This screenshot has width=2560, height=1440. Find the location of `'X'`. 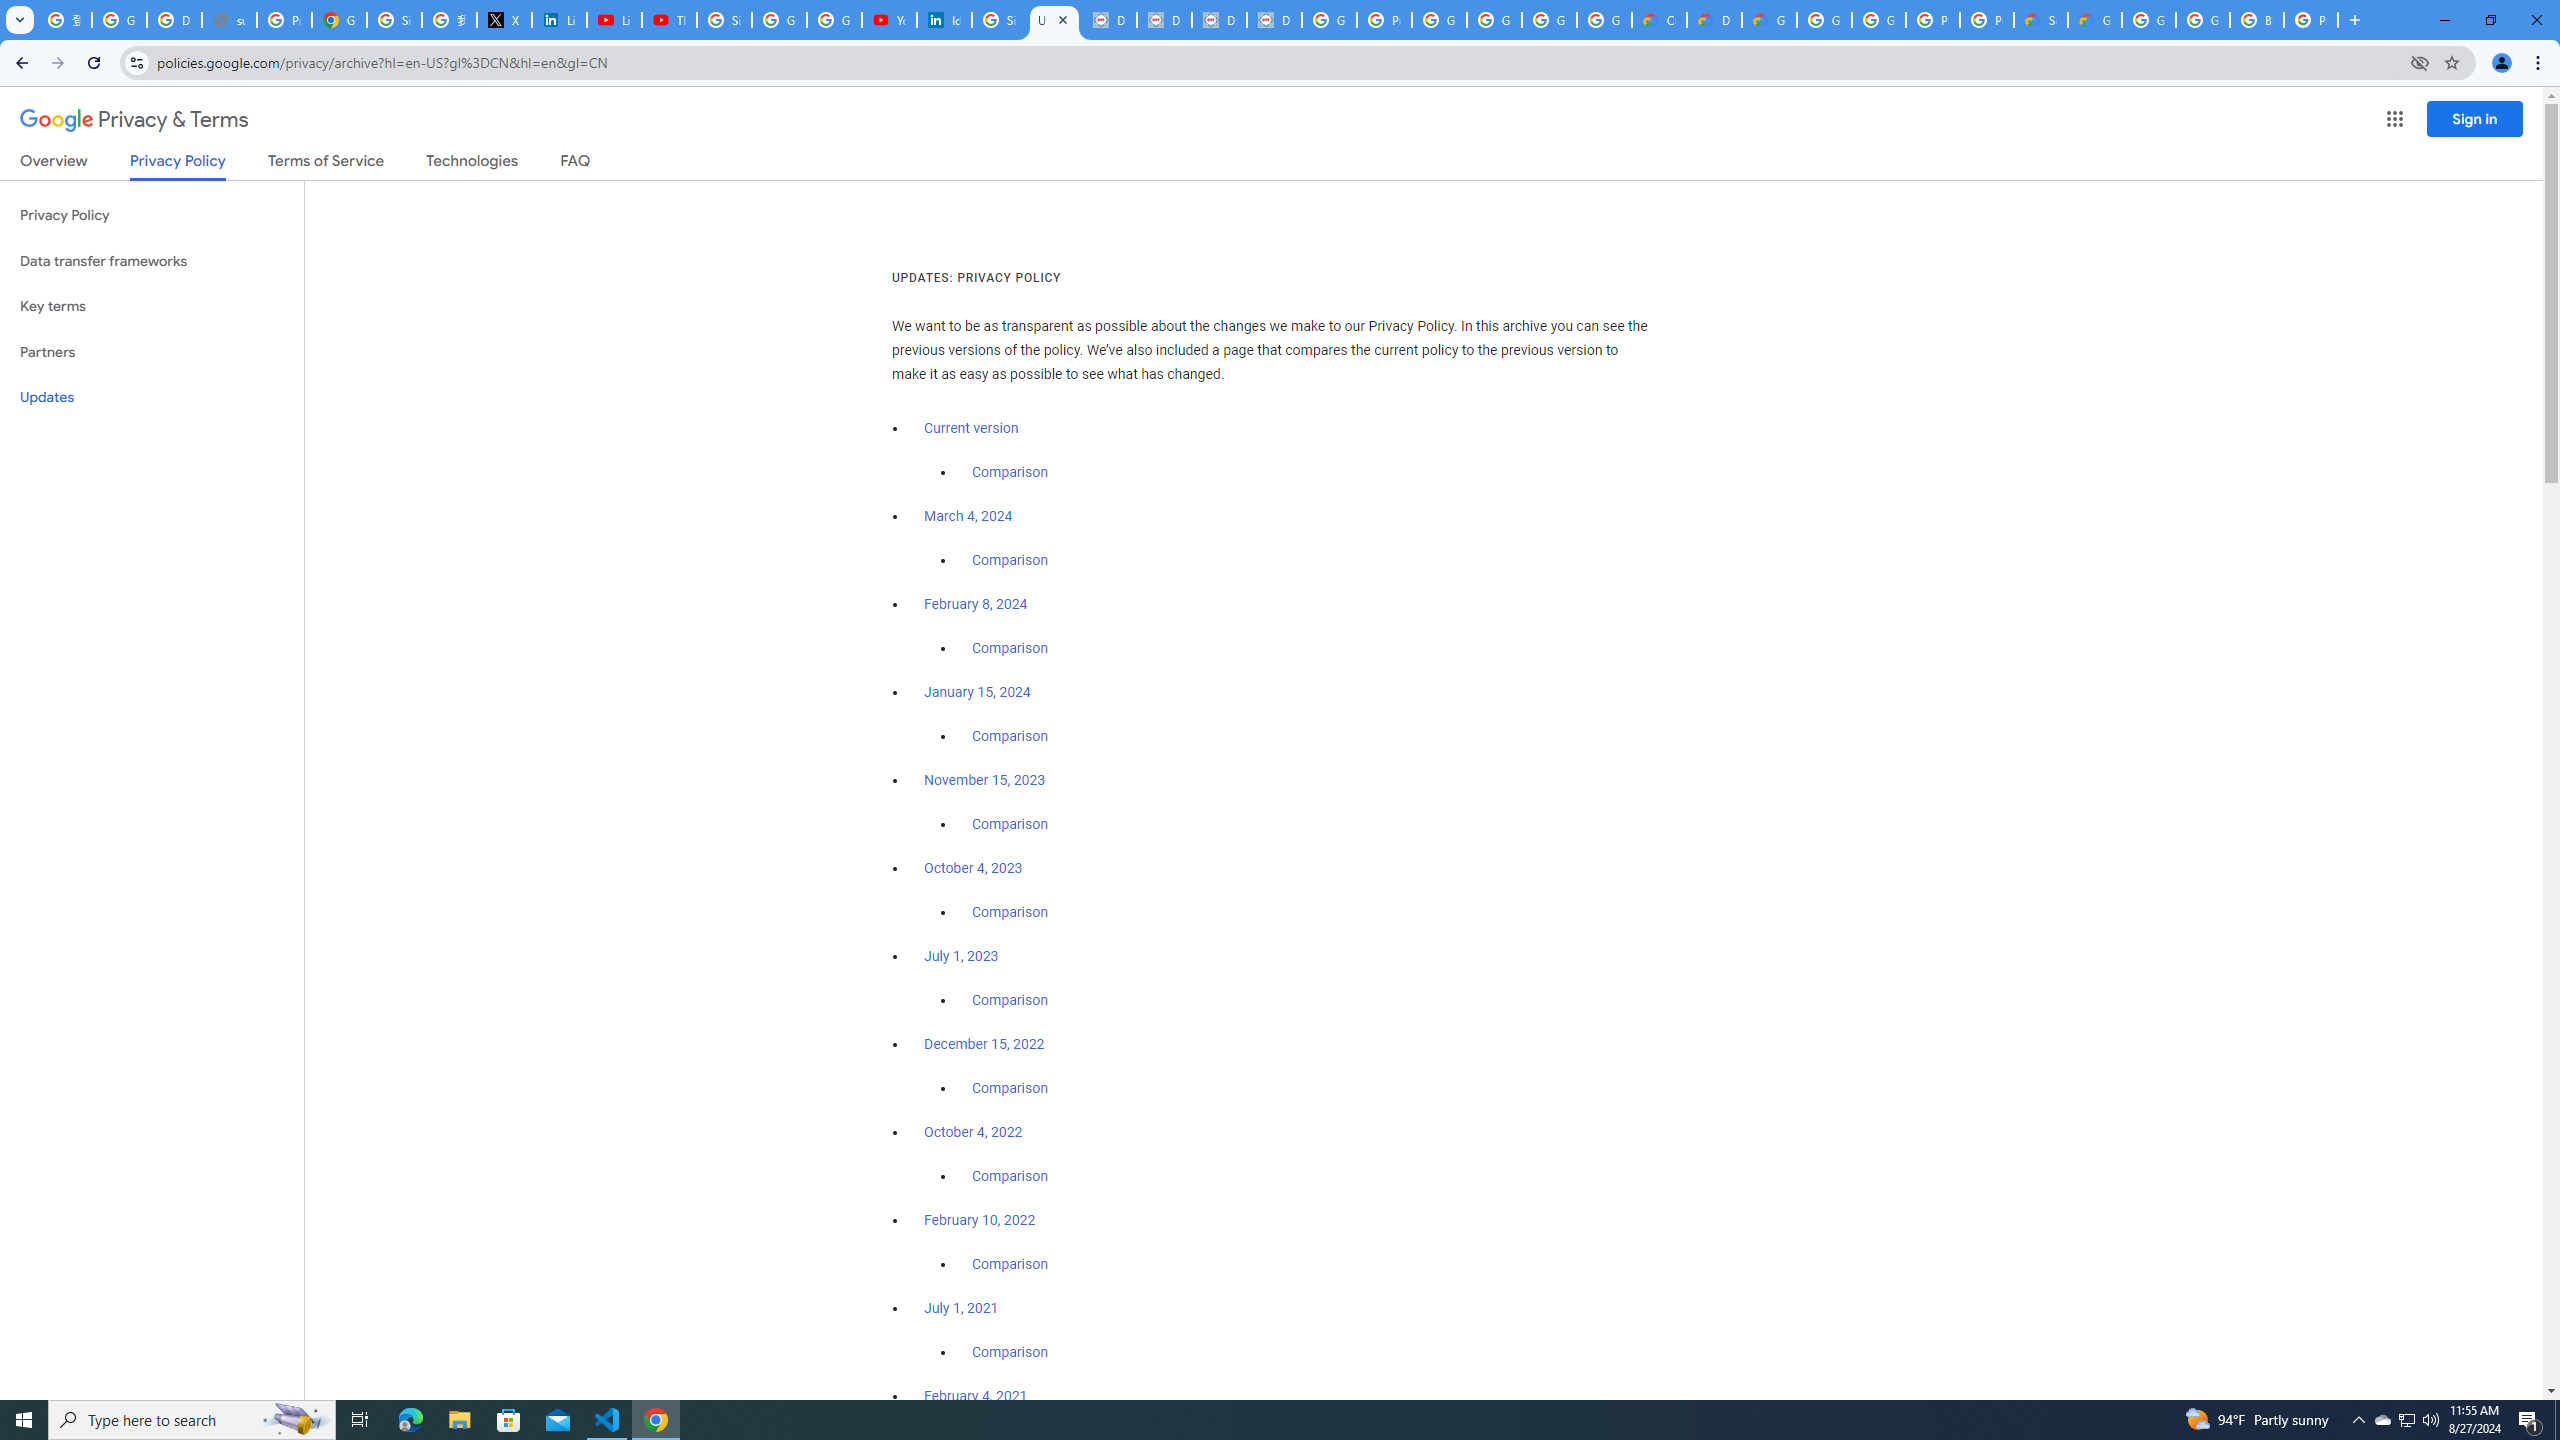

'X' is located at coordinates (504, 19).